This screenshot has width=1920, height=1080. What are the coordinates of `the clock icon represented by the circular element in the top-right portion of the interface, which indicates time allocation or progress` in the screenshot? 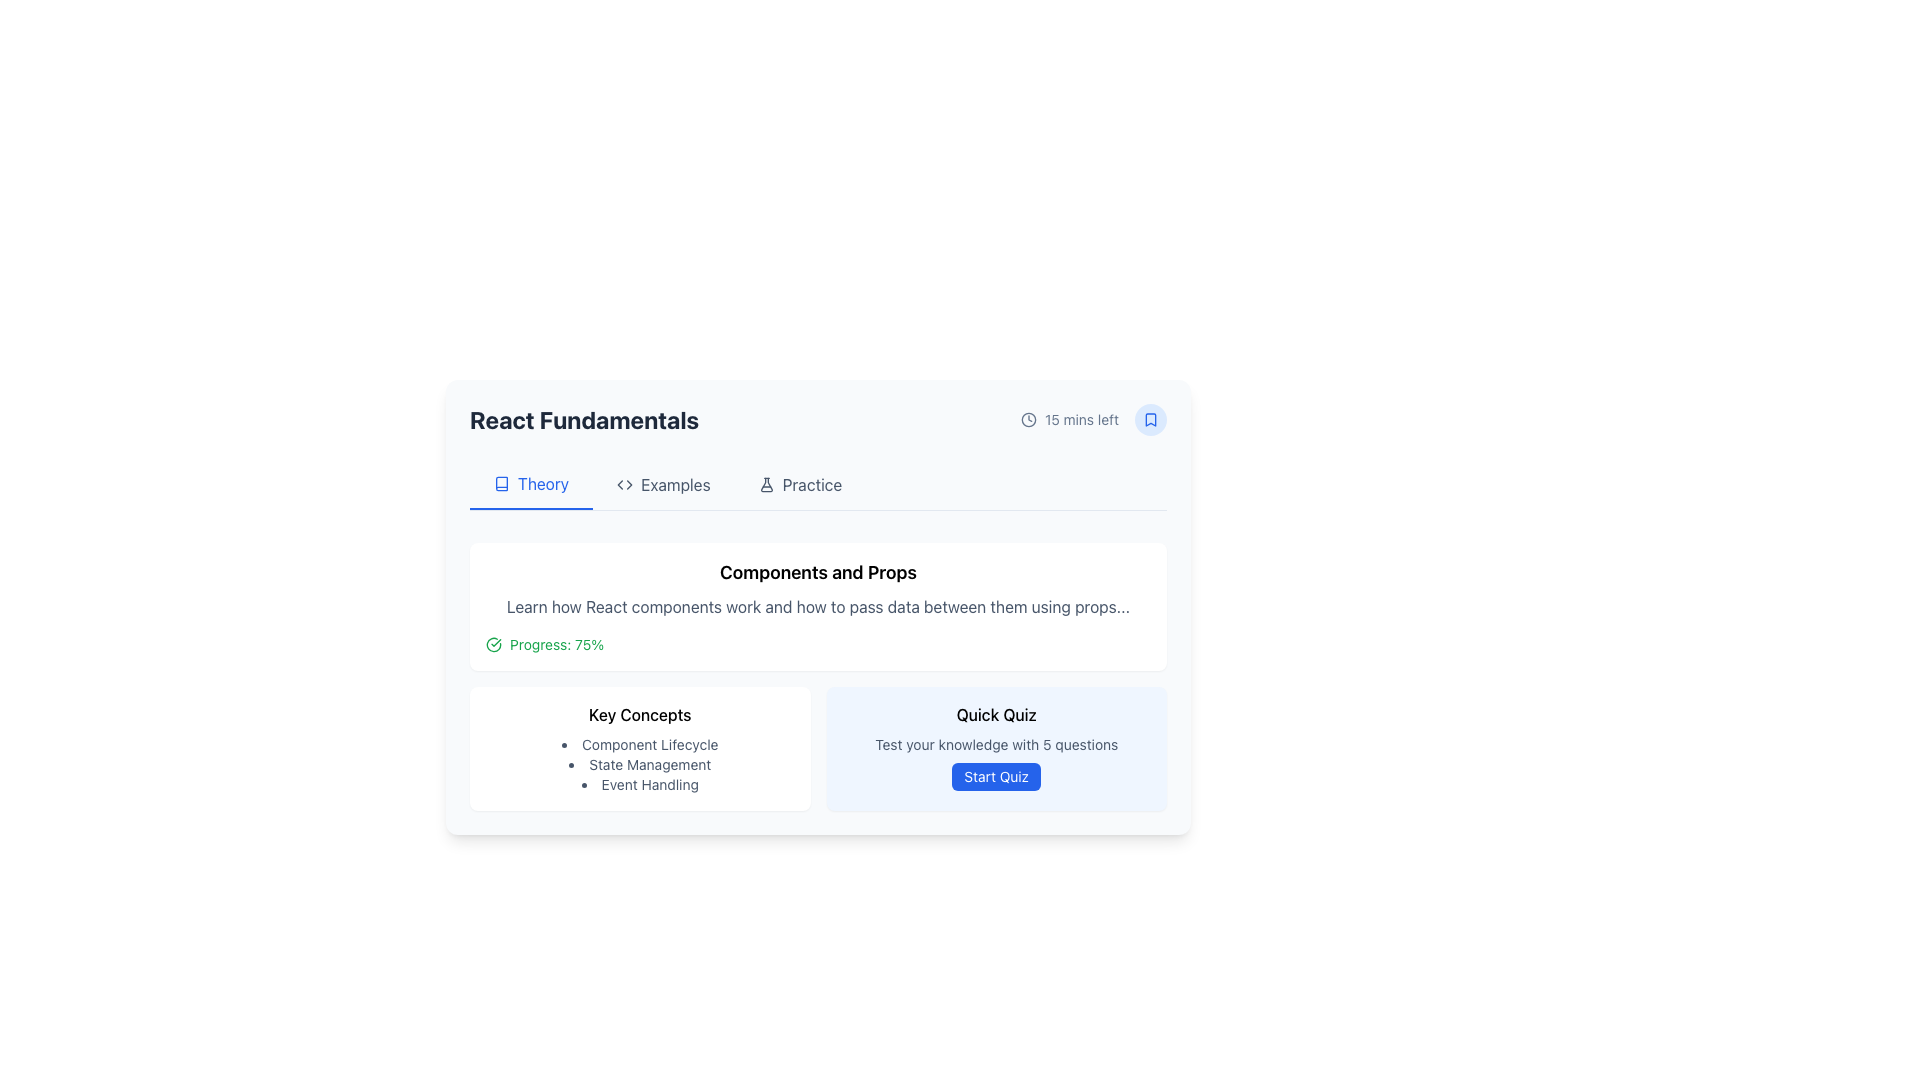 It's located at (1028, 419).